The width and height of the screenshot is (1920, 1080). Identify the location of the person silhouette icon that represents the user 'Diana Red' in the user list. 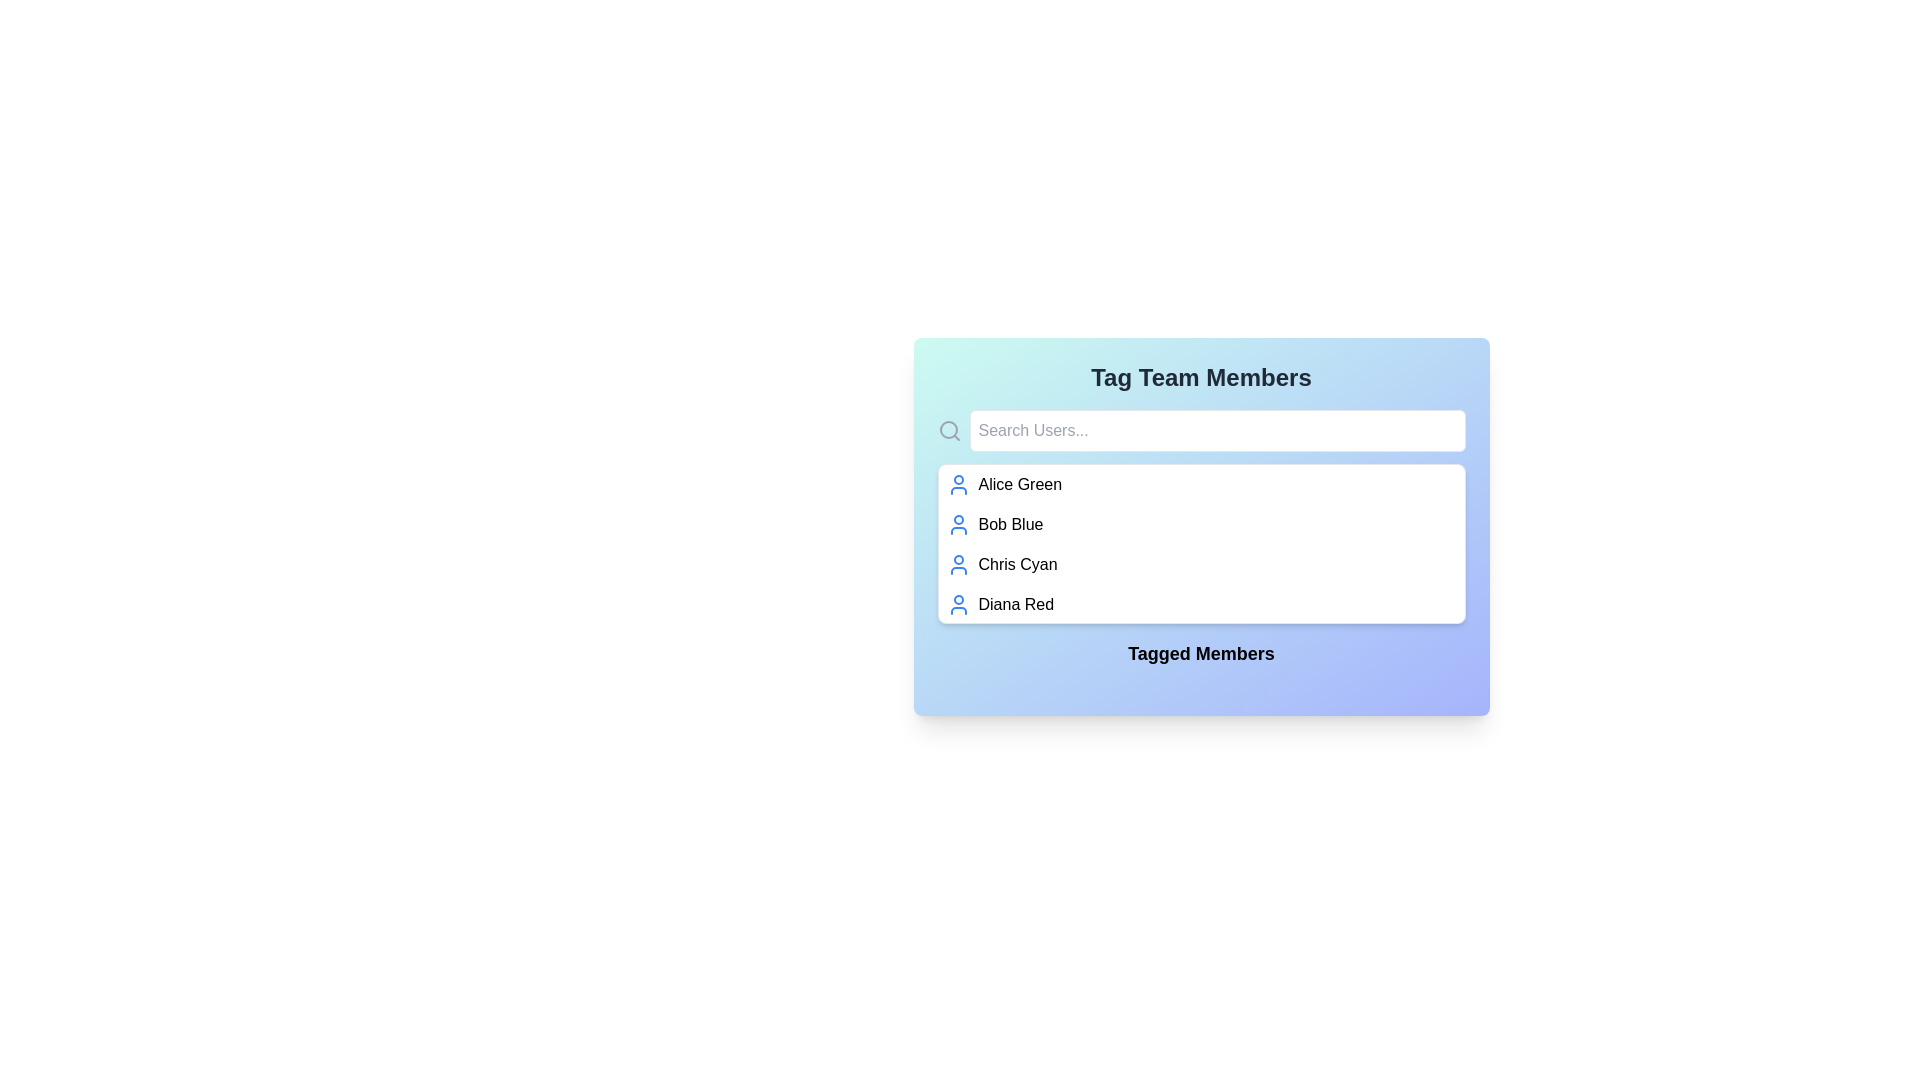
(957, 604).